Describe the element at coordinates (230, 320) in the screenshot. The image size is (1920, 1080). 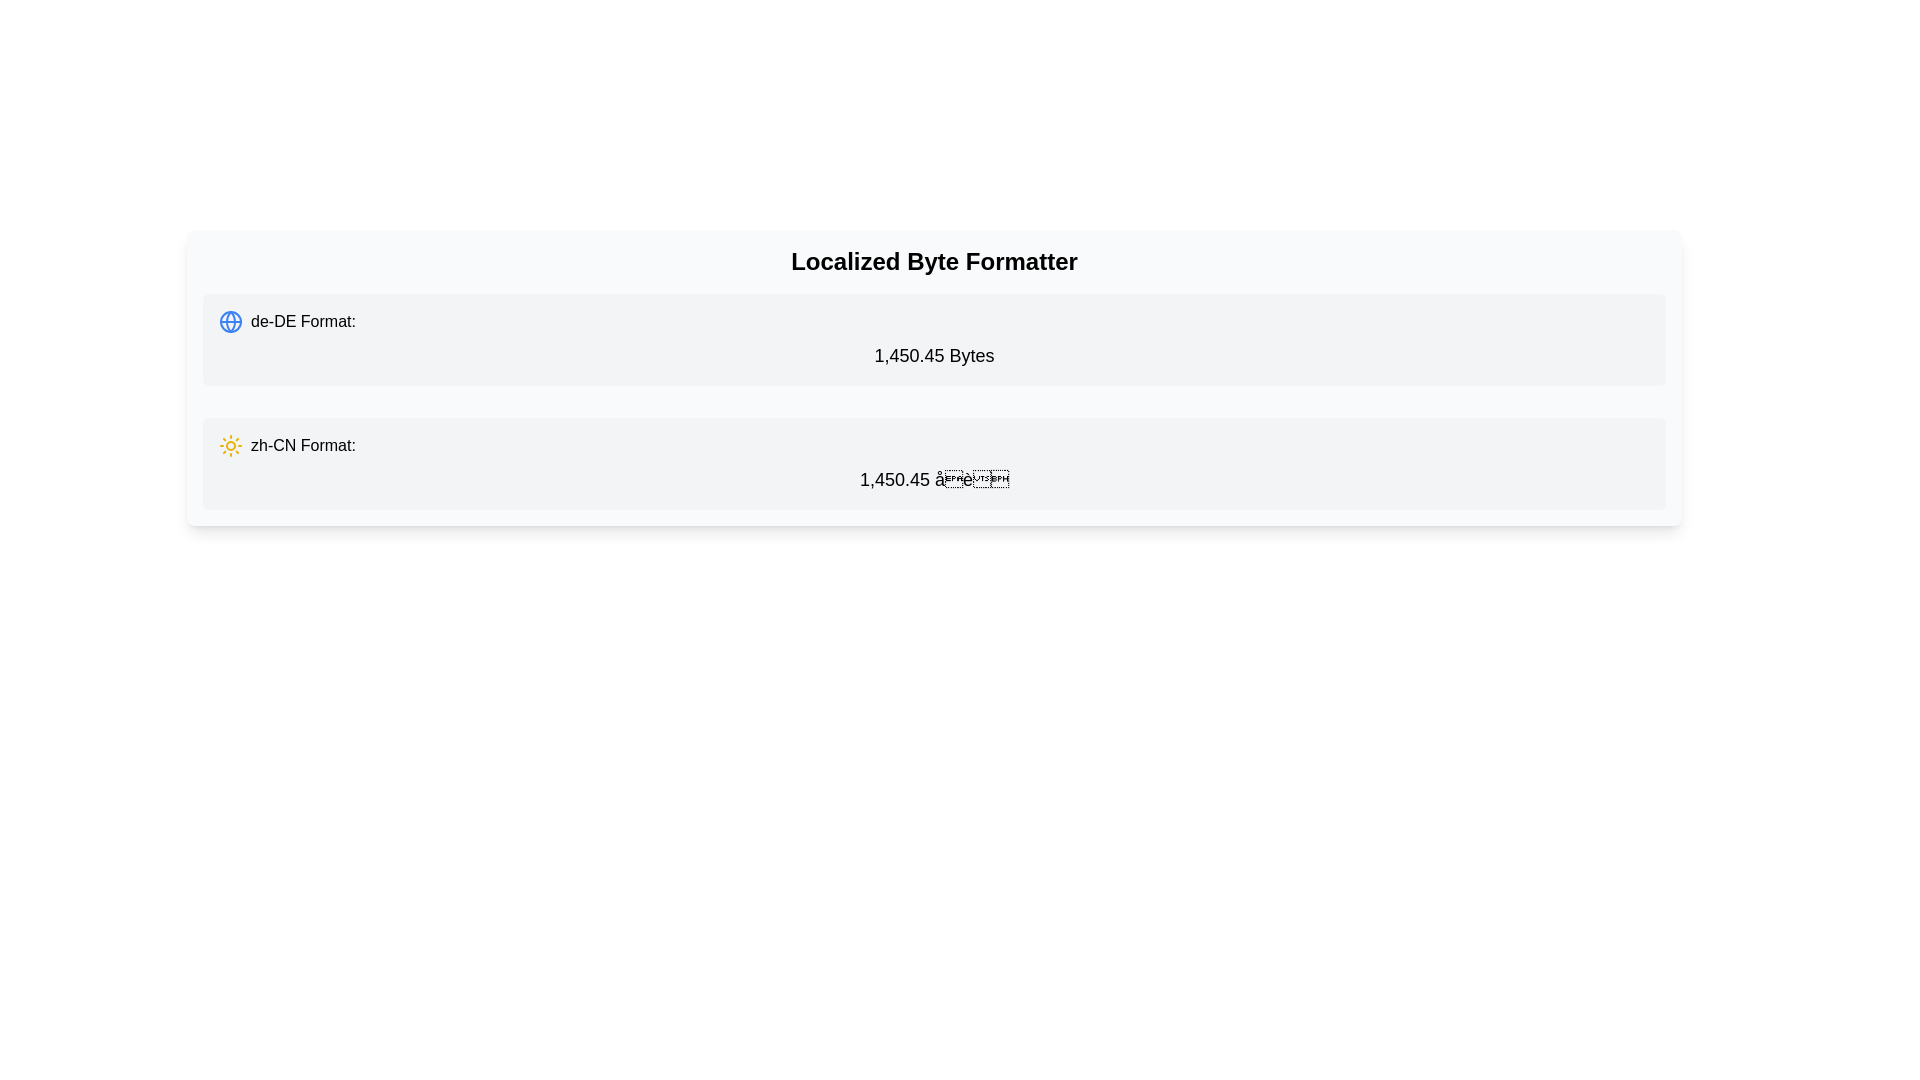
I see `the graphical SVG element representing part of a globe icon` at that location.